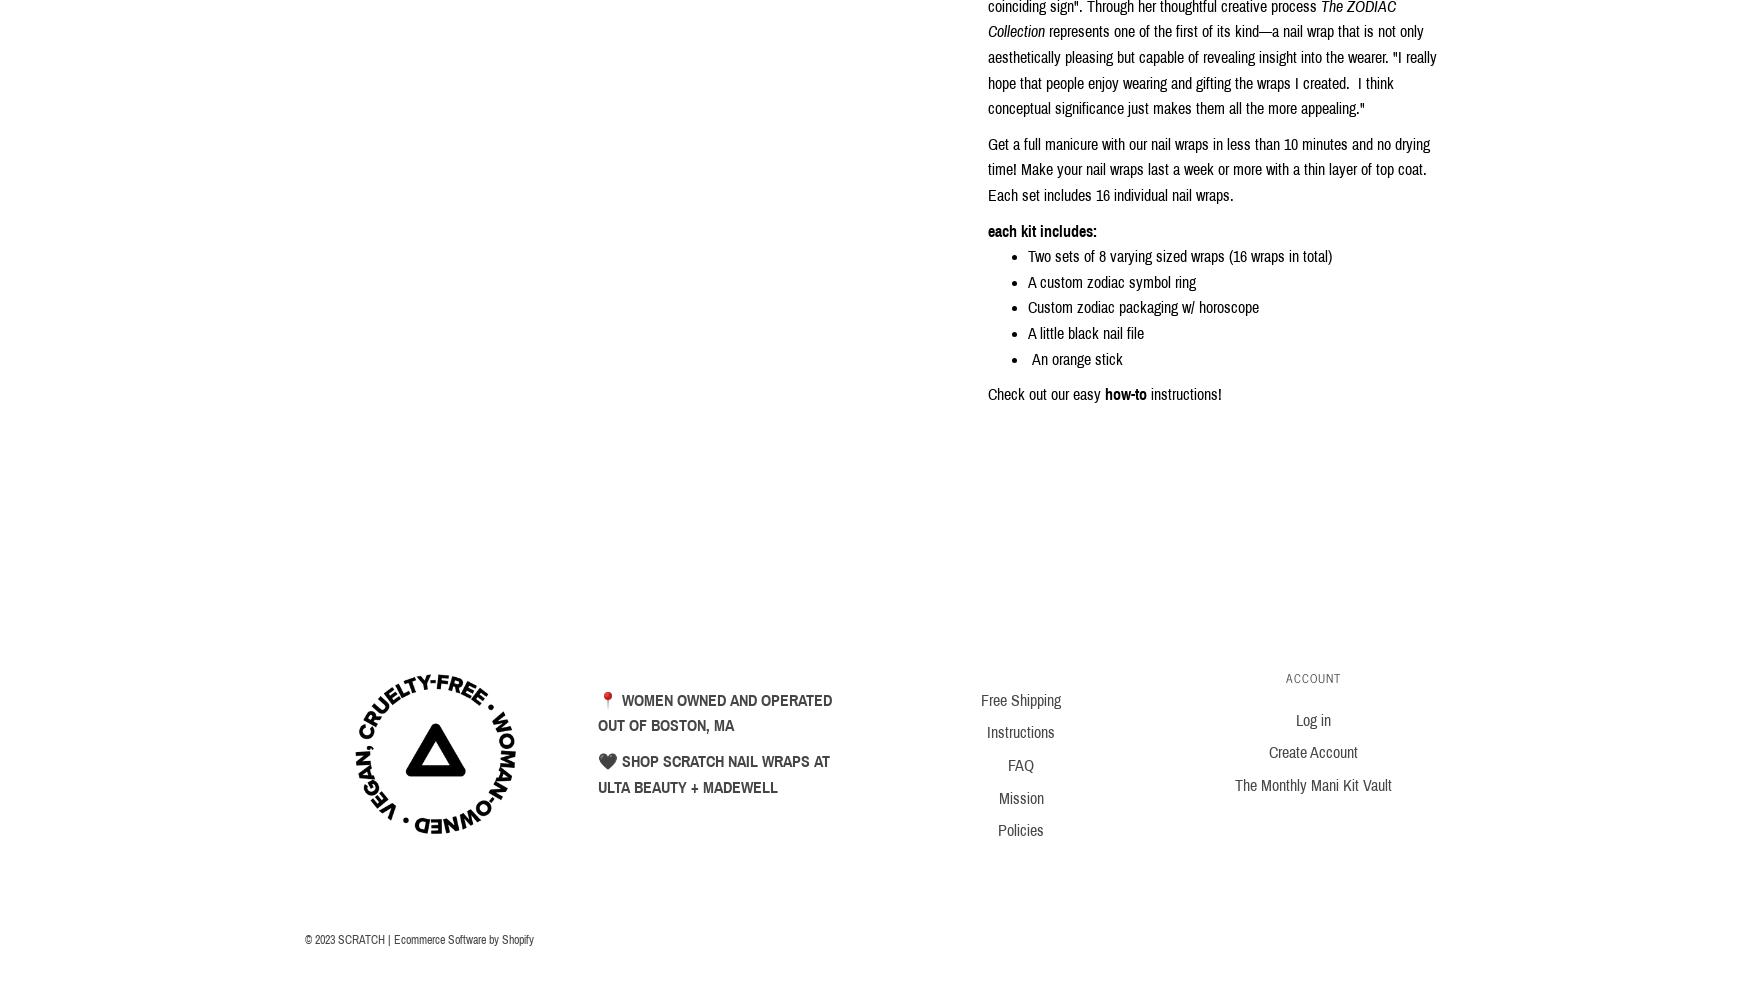 This screenshot has height=1000, width=1750. What do you see at coordinates (1312, 785) in the screenshot?
I see `'The Monthly Mani Kit Vault'` at bounding box center [1312, 785].